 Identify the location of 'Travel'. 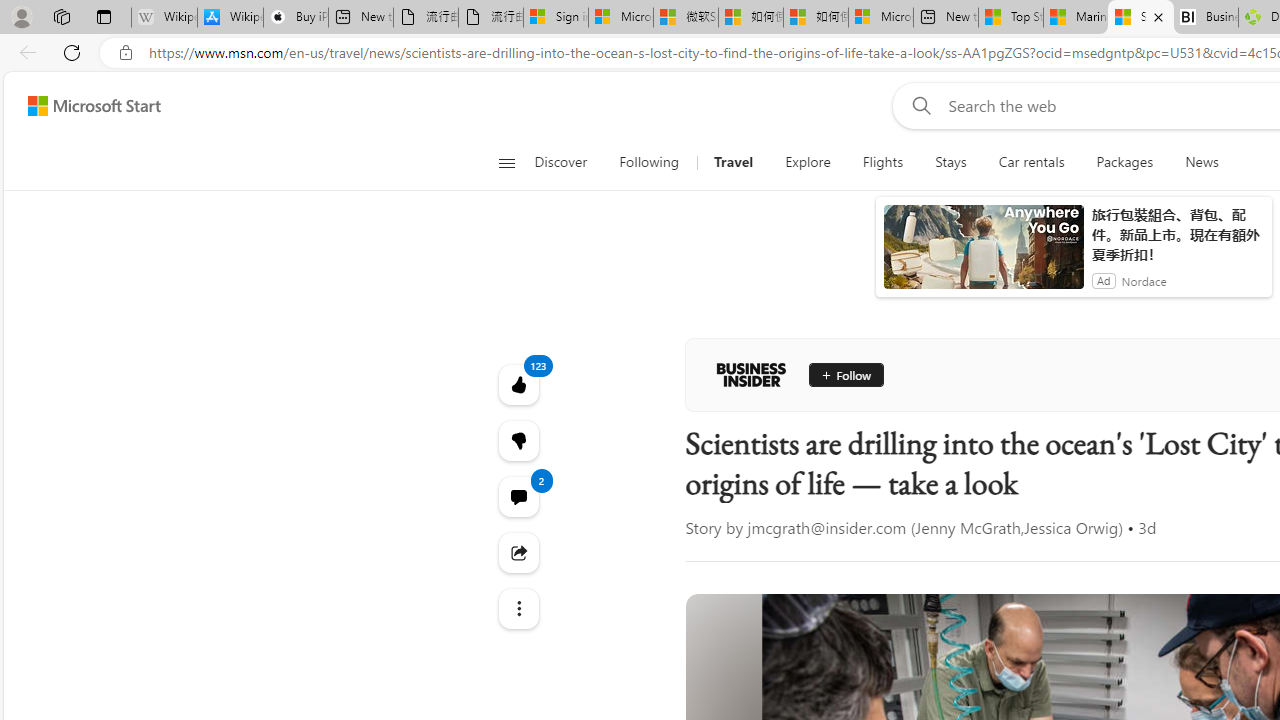
(733, 162).